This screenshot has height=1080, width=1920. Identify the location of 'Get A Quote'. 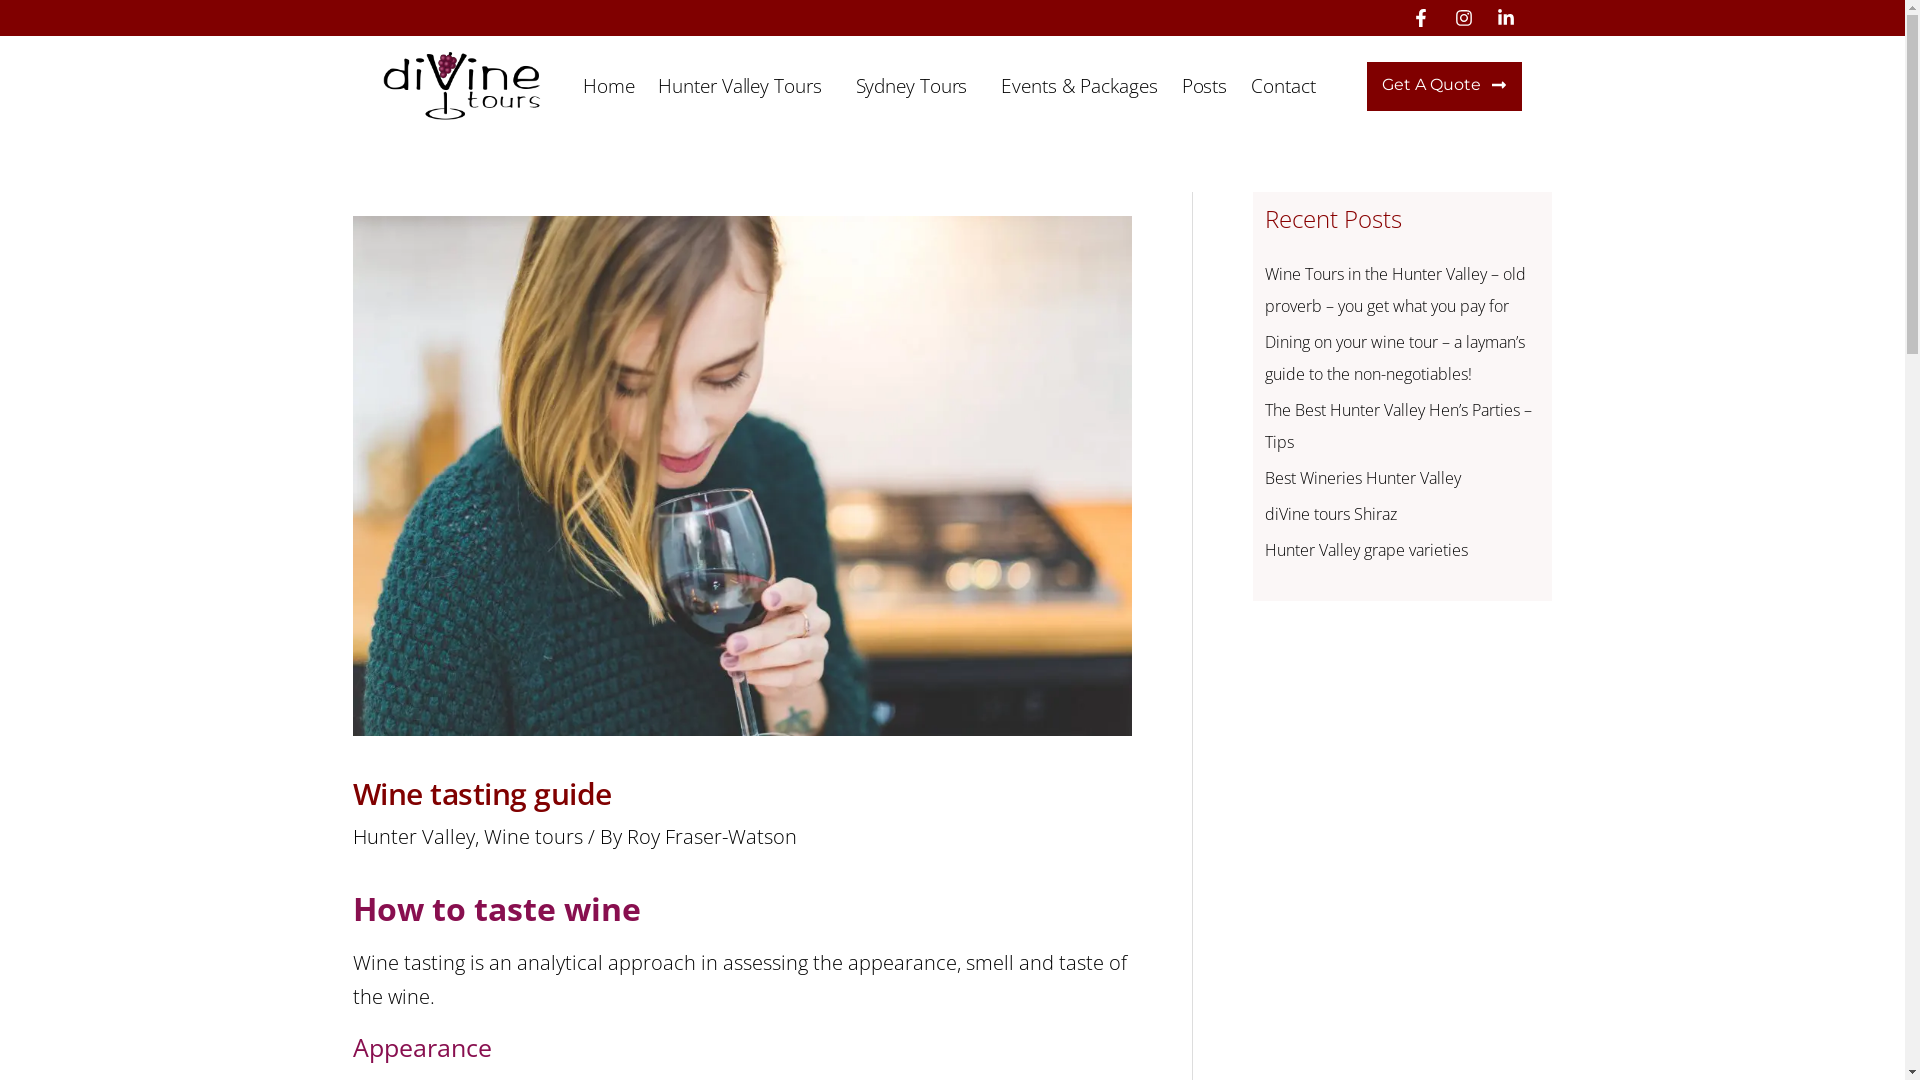
(1366, 85).